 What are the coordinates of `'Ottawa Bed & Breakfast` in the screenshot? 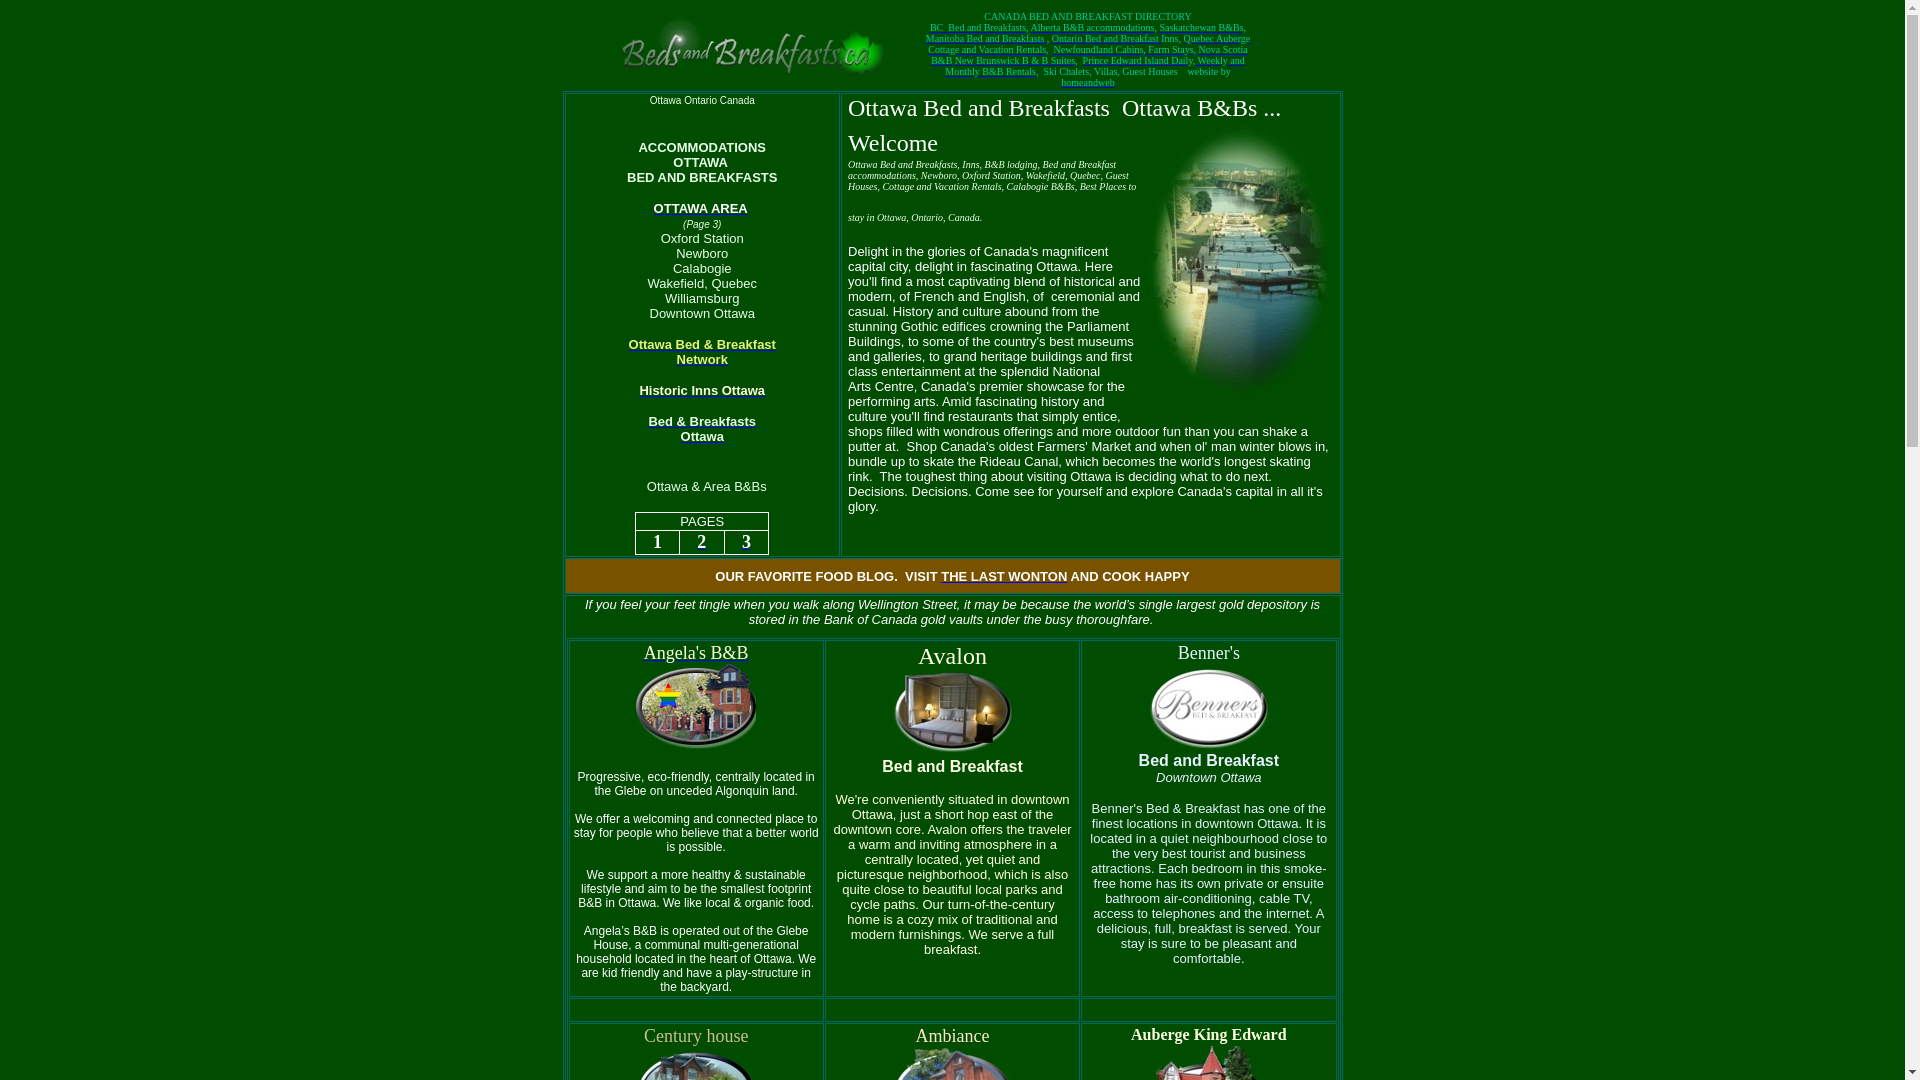 It's located at (702, 350).